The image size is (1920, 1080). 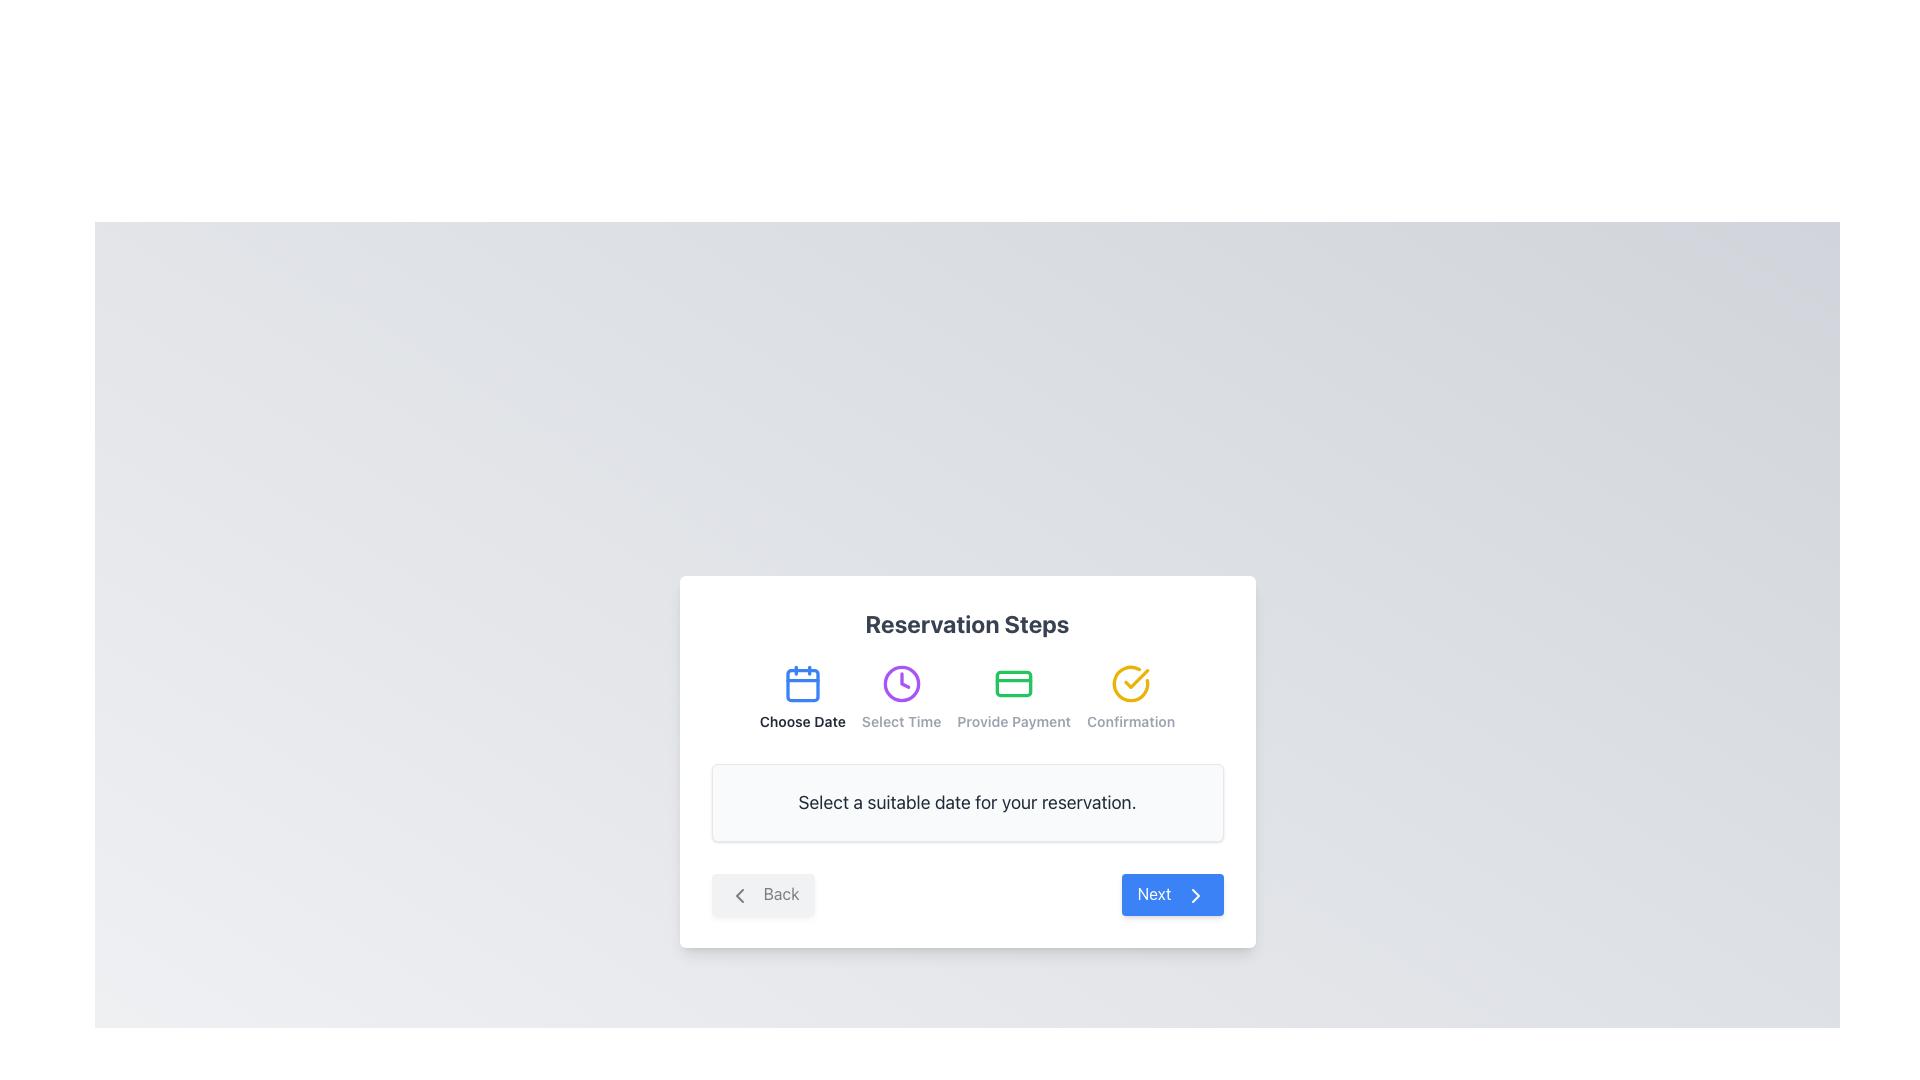 I want to click on the 'Back' button, which is a light gray button with rounded corners and a left-pointing arrow, located at the bottom left of the navigation buttons group, so click(x=762, y=893).